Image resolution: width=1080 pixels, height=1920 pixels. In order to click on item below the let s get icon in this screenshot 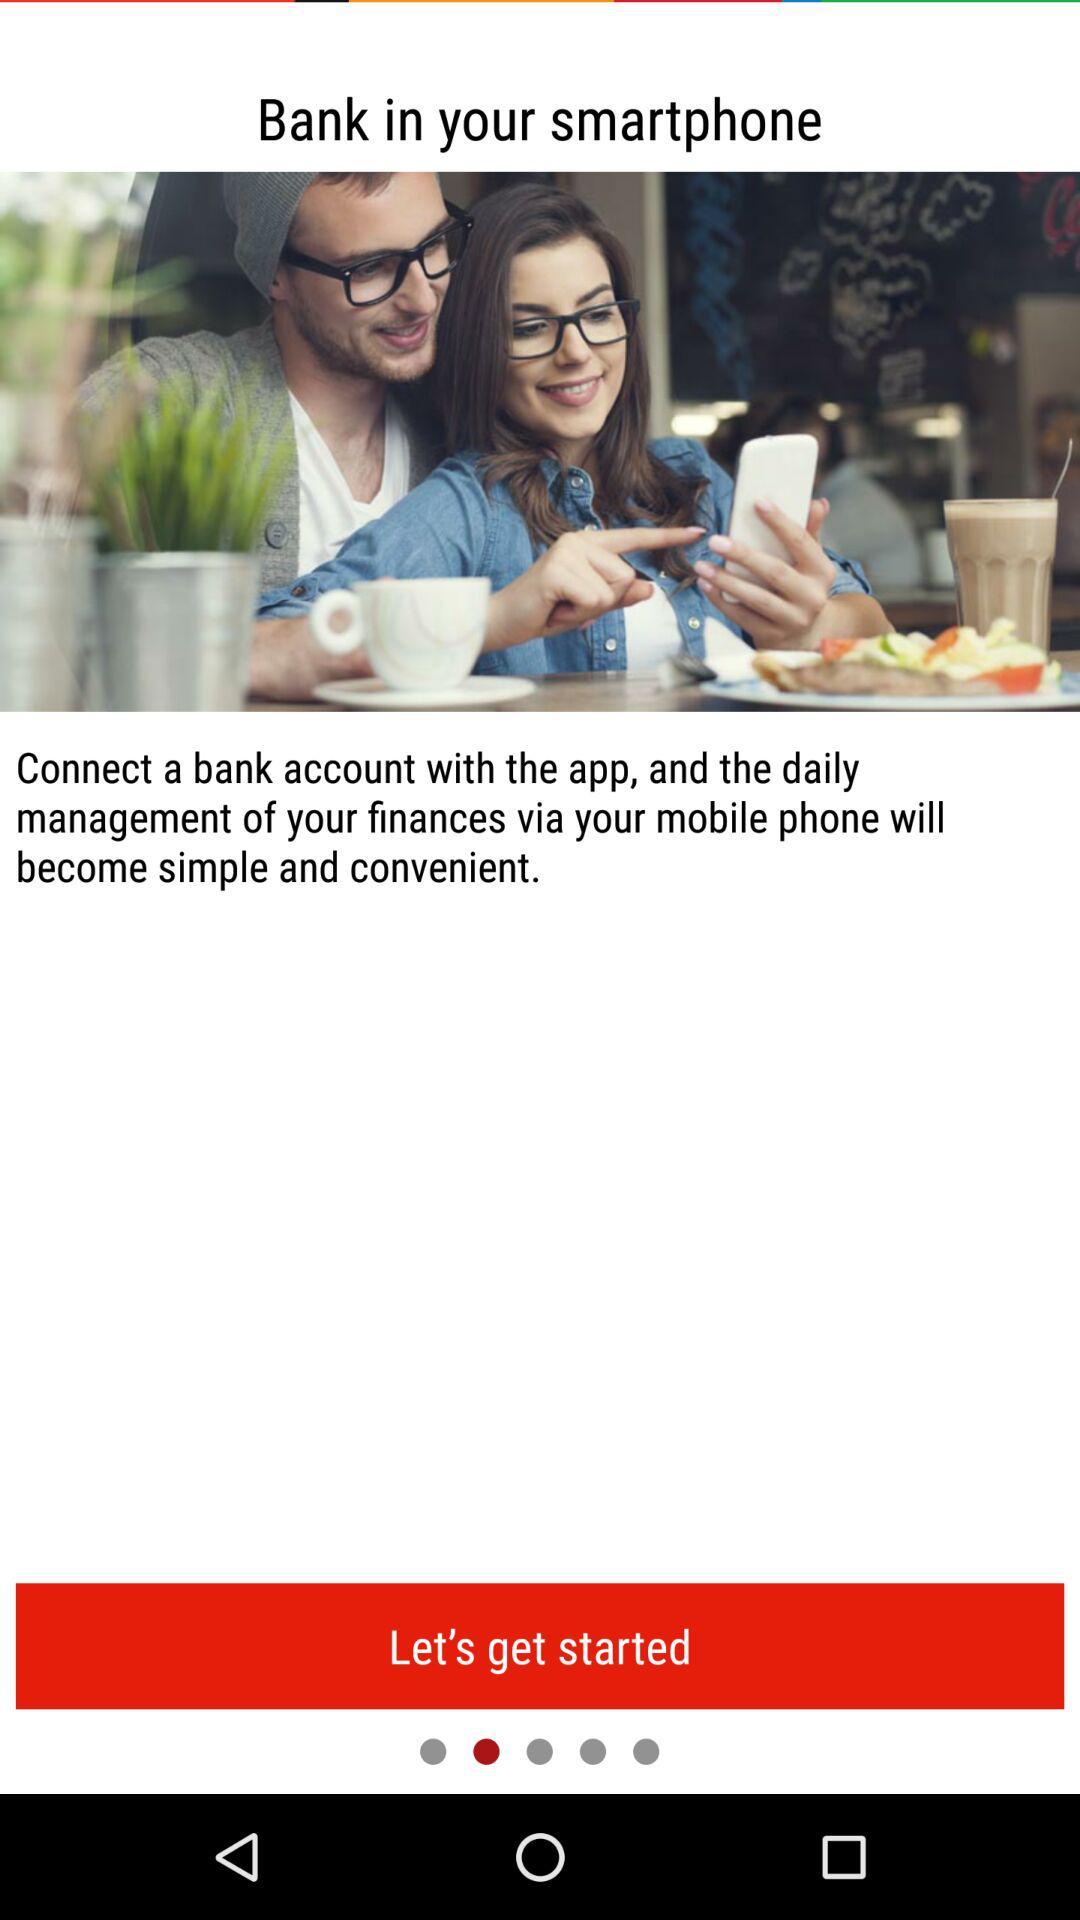, I will do `click(591, 1750)`.